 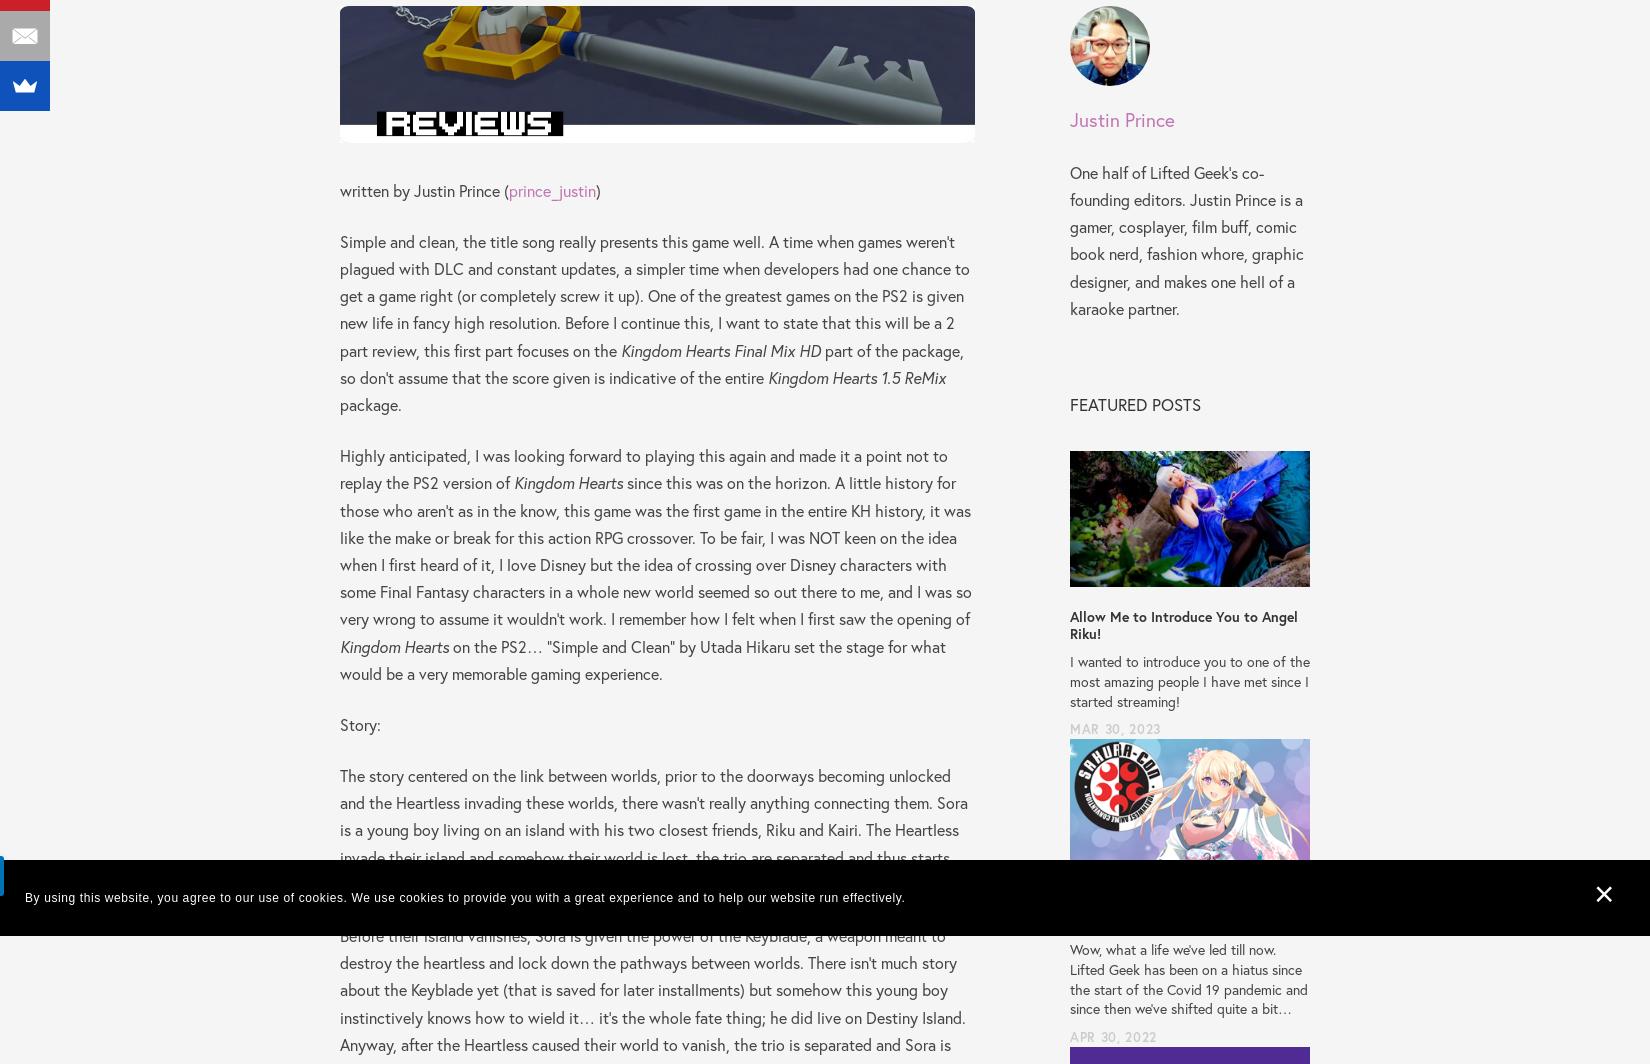 What do you see at coordinates (1188, 911) in the screenshot?
I see `'Love (for Anime) in the time of Covid: Sakura Con 2022'` at bounding box center [1188, 911].